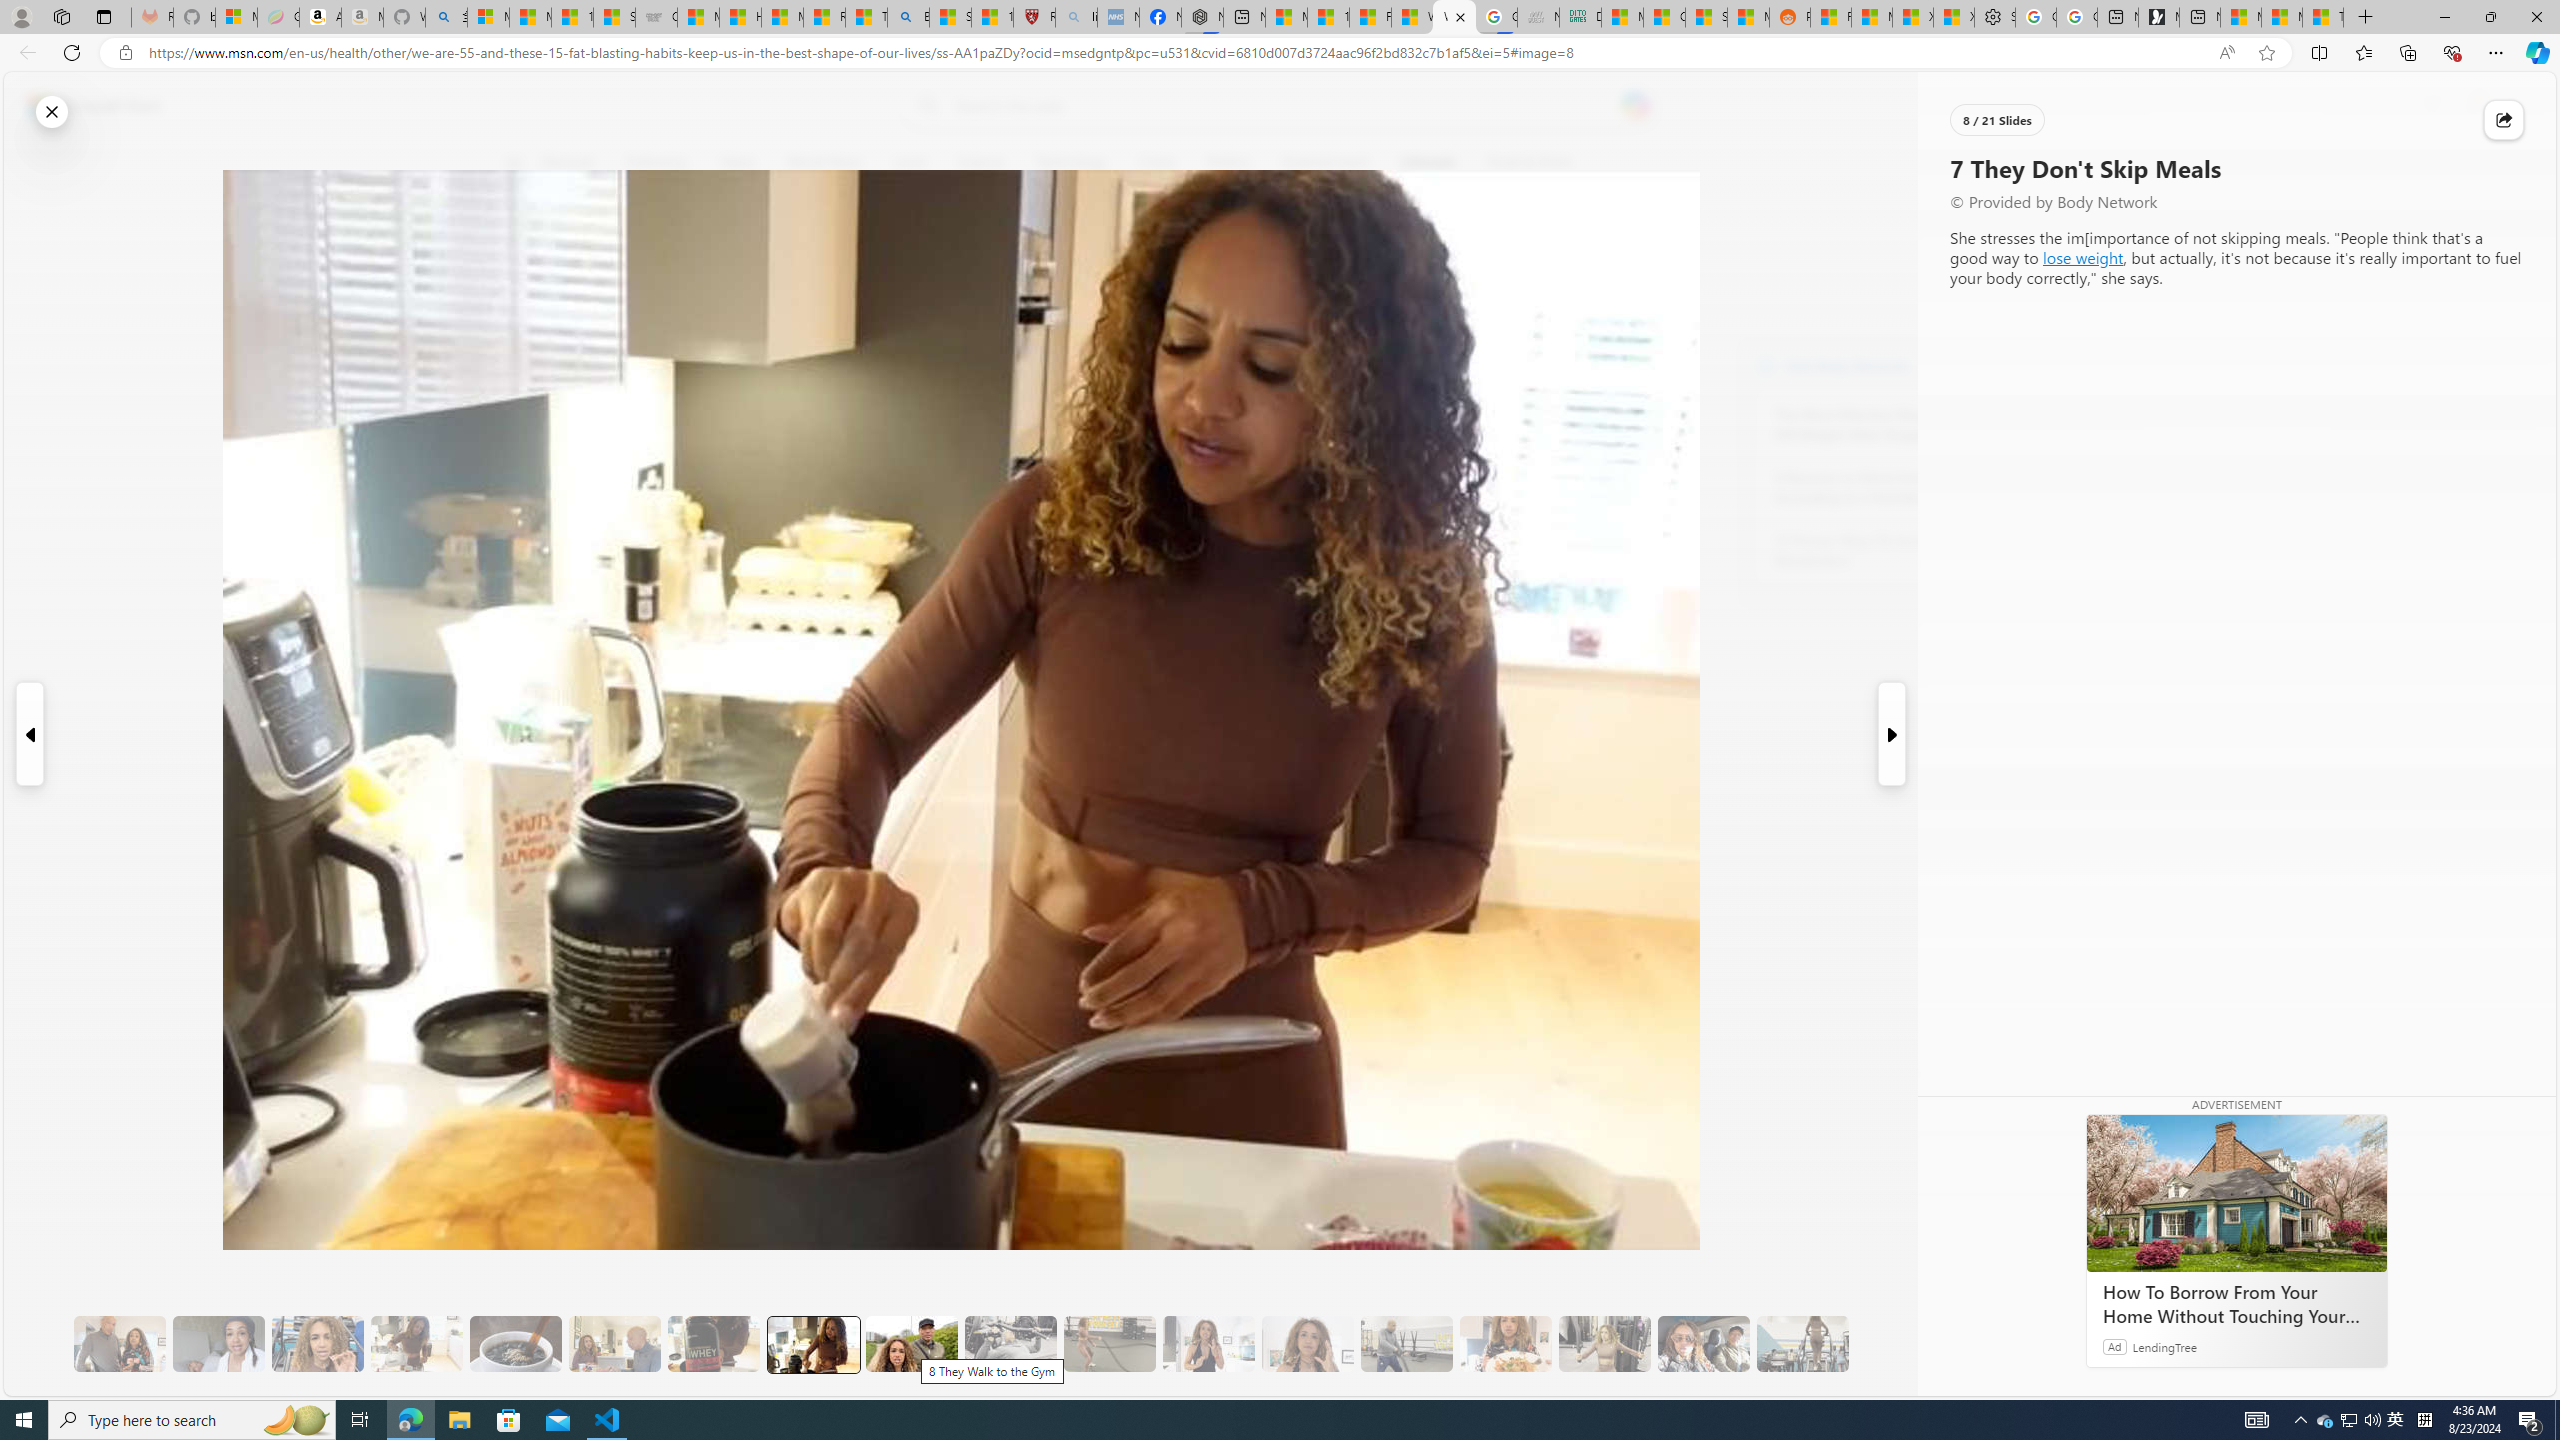 The width and height of the screenshot is (2560, 1440). I want to click on 'Class: at-item', so click(525, 467).